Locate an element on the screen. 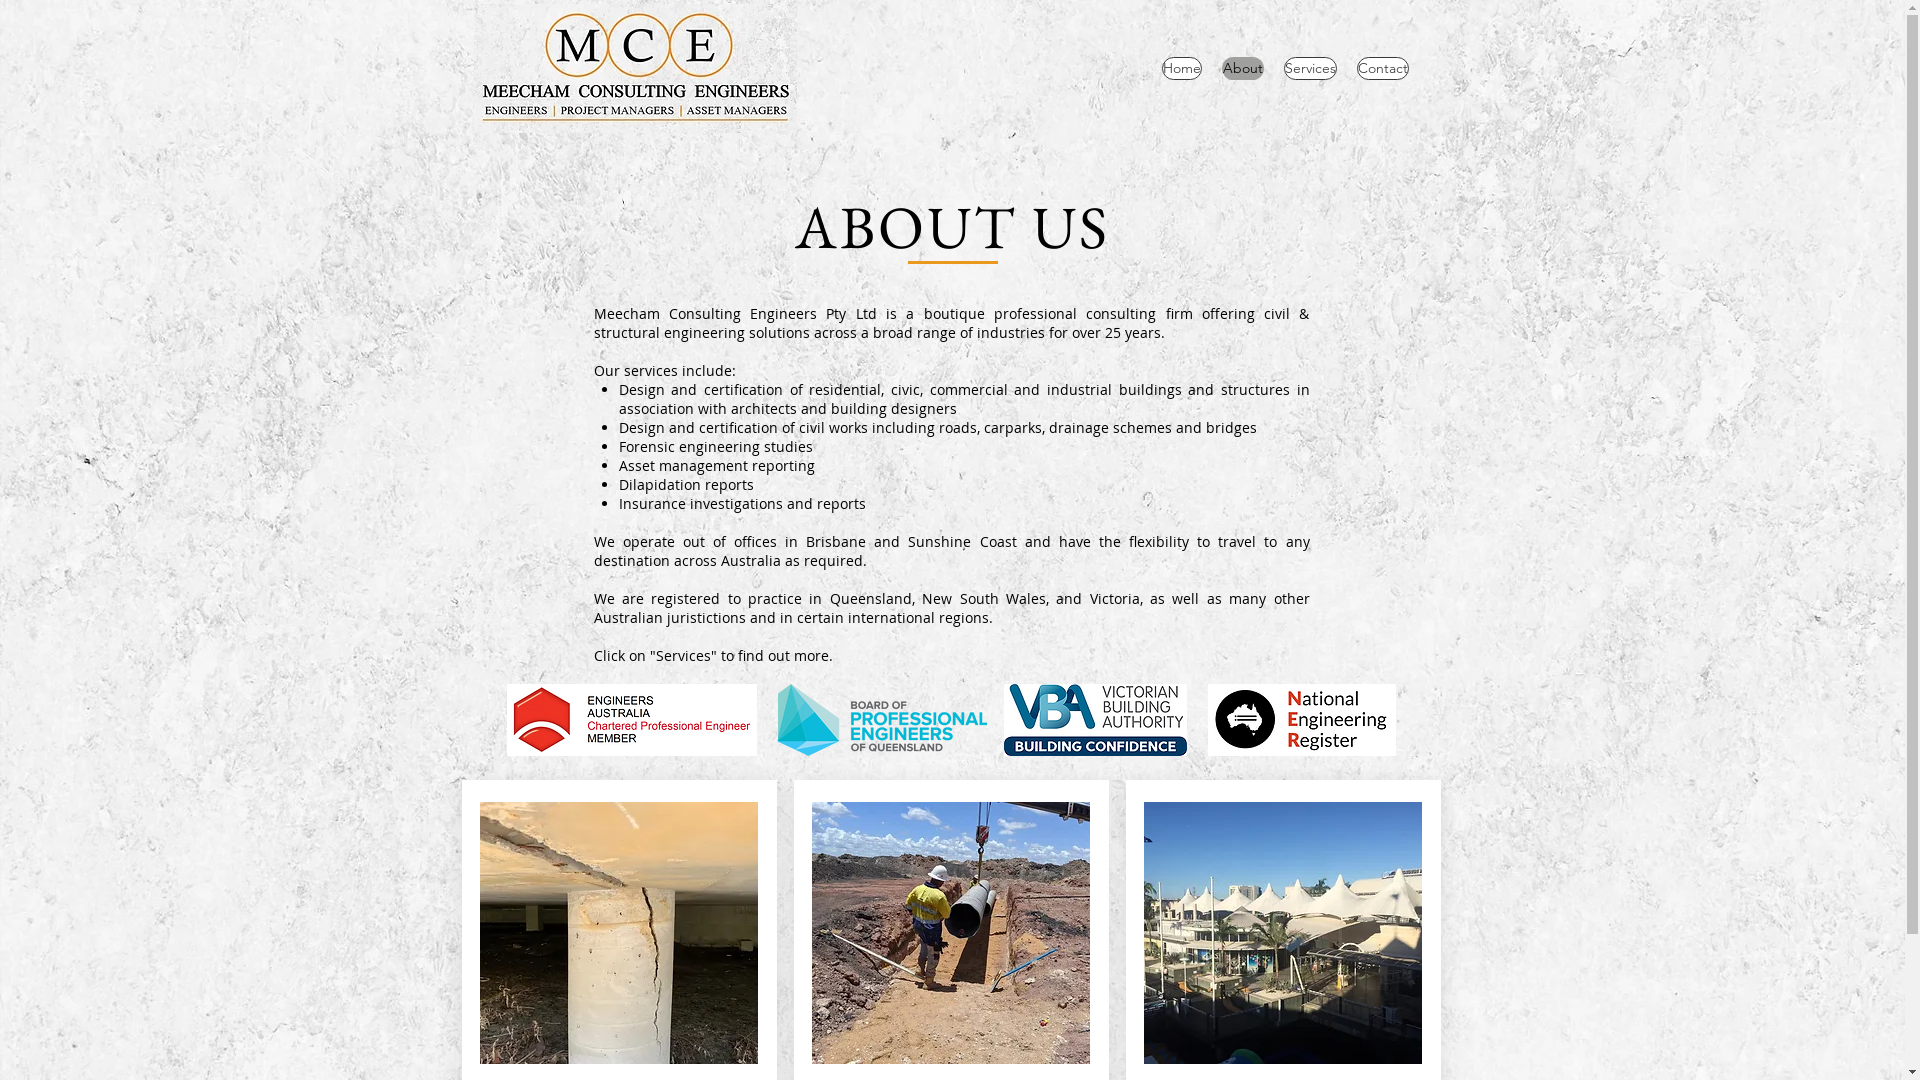 This screenshot has width=1920, height=1080. 'Home' is located at coordinates (1181, 67).